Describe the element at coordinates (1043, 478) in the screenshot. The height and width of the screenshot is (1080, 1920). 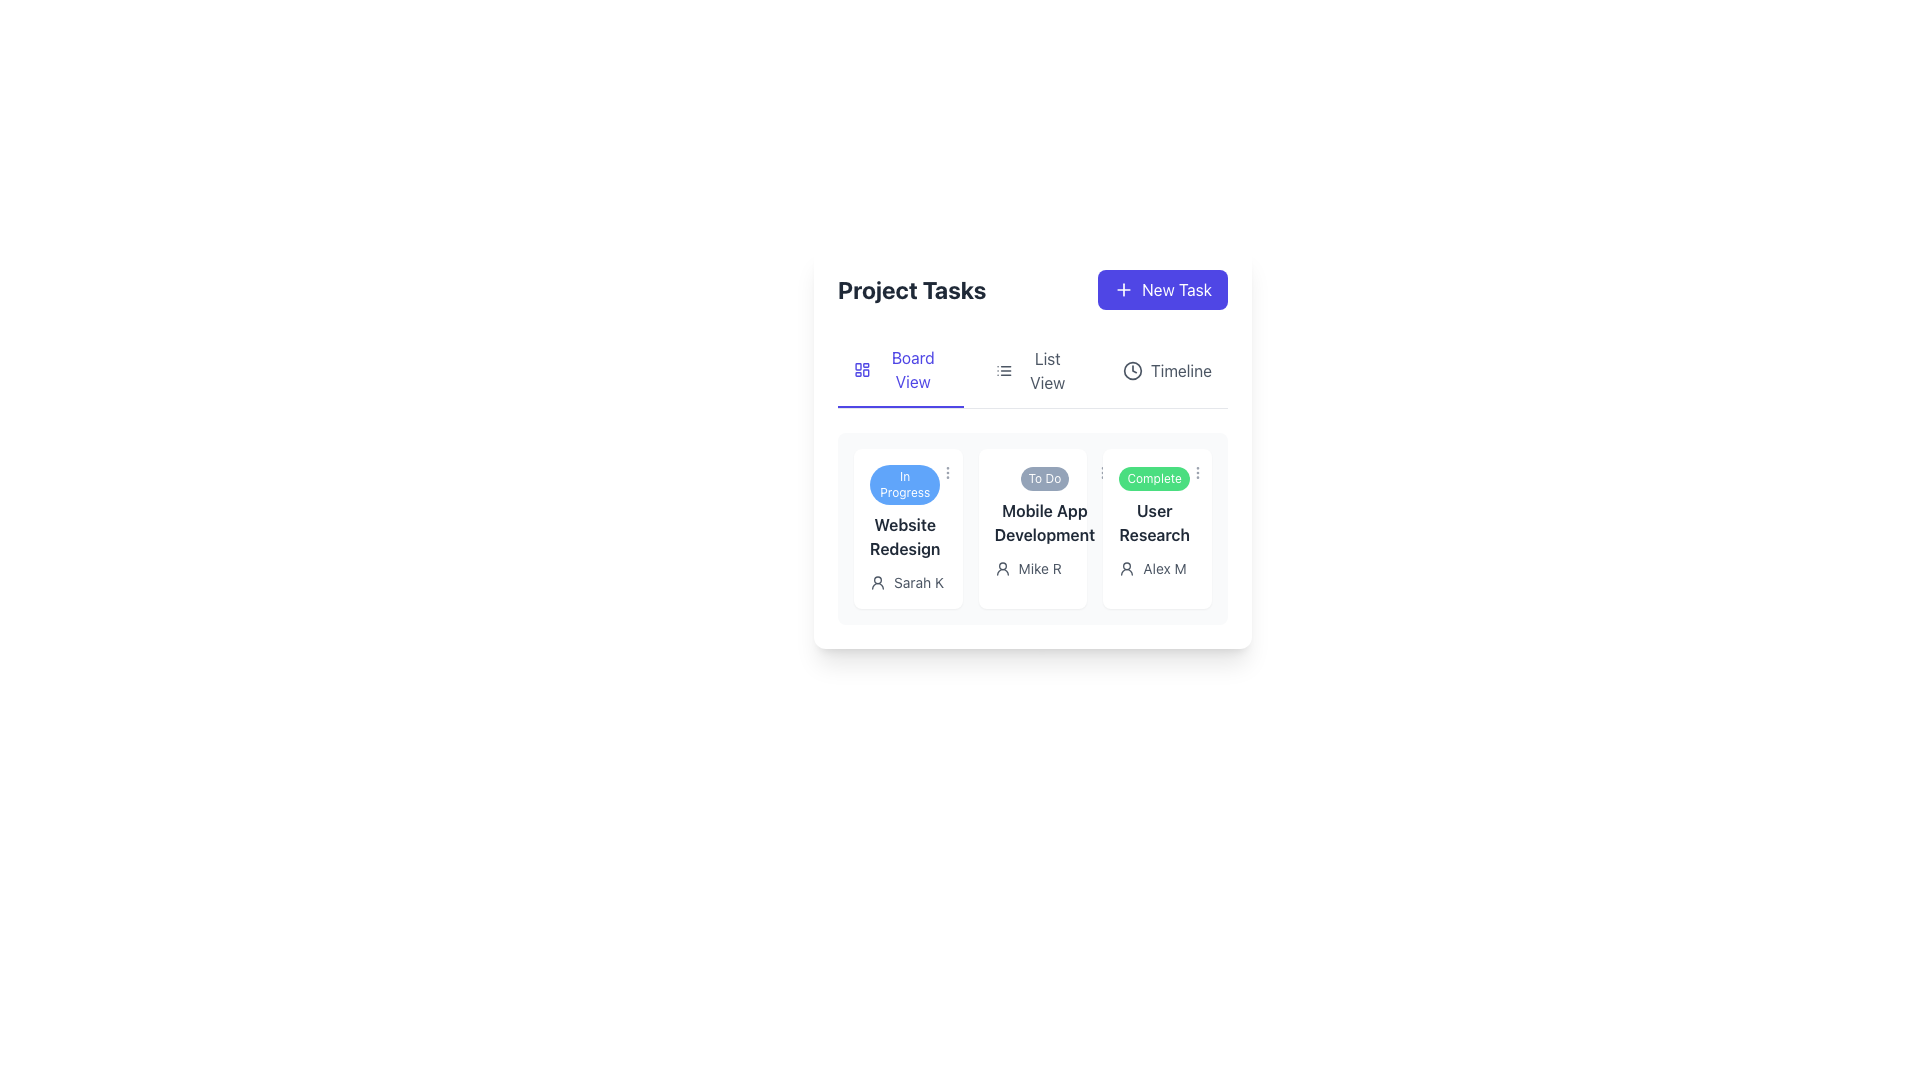
I see `the rounded badge labeled 'To Do' with a gray background and white text, located at the top-left corner of the 'Mobile App Development' task card` at that location.